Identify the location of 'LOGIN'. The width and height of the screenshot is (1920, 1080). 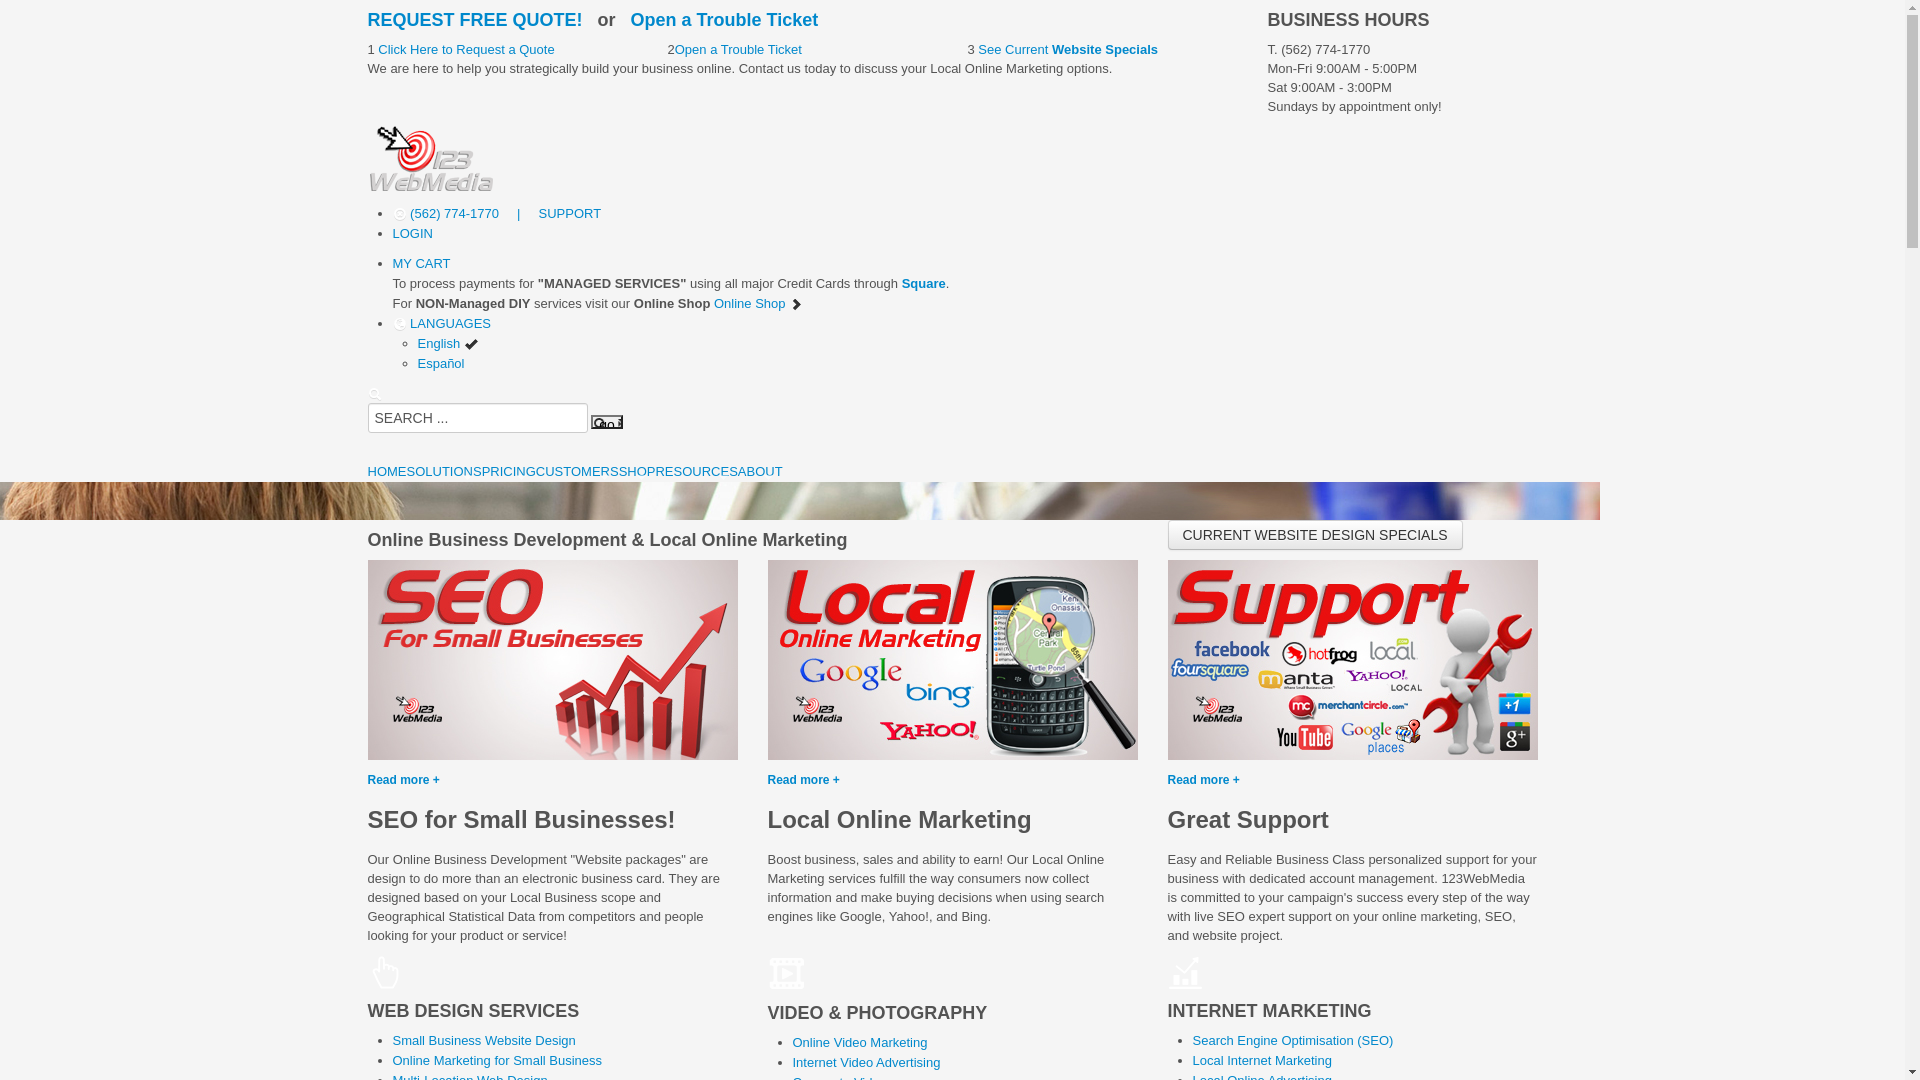
(411, 232).